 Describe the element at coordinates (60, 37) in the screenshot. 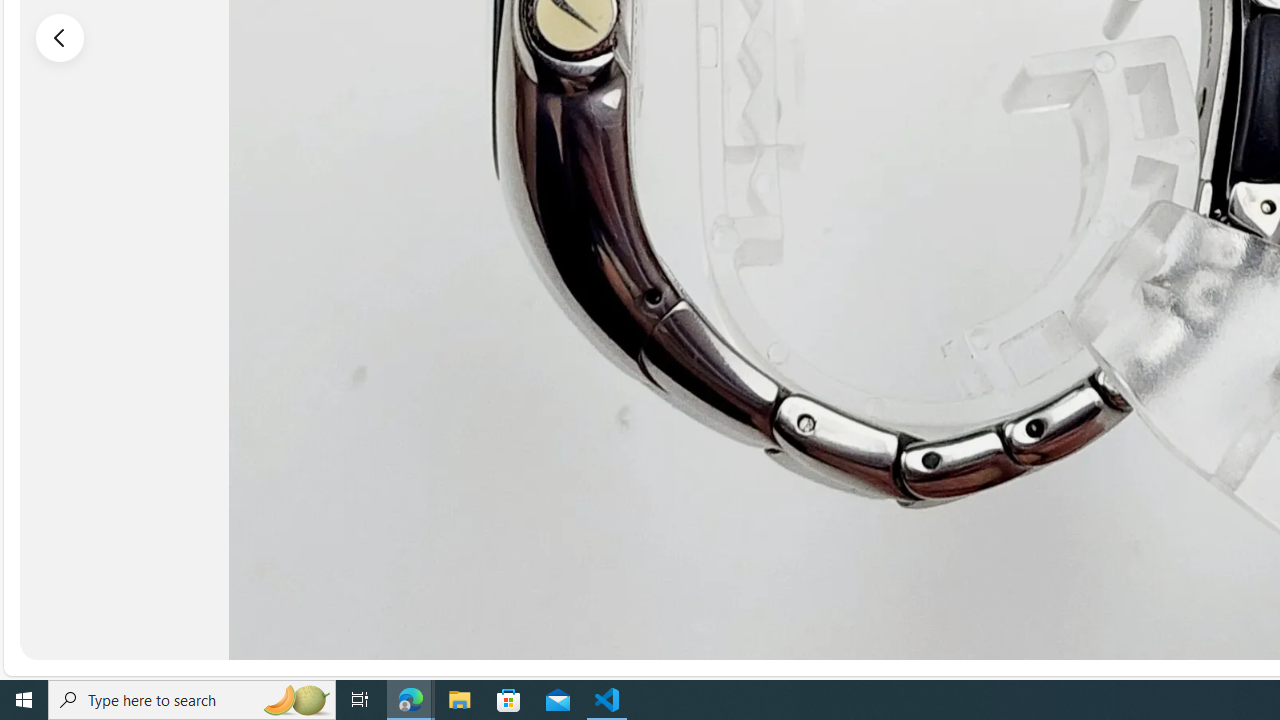

I see `'Previous image - Item images thumbnails'` at that location.